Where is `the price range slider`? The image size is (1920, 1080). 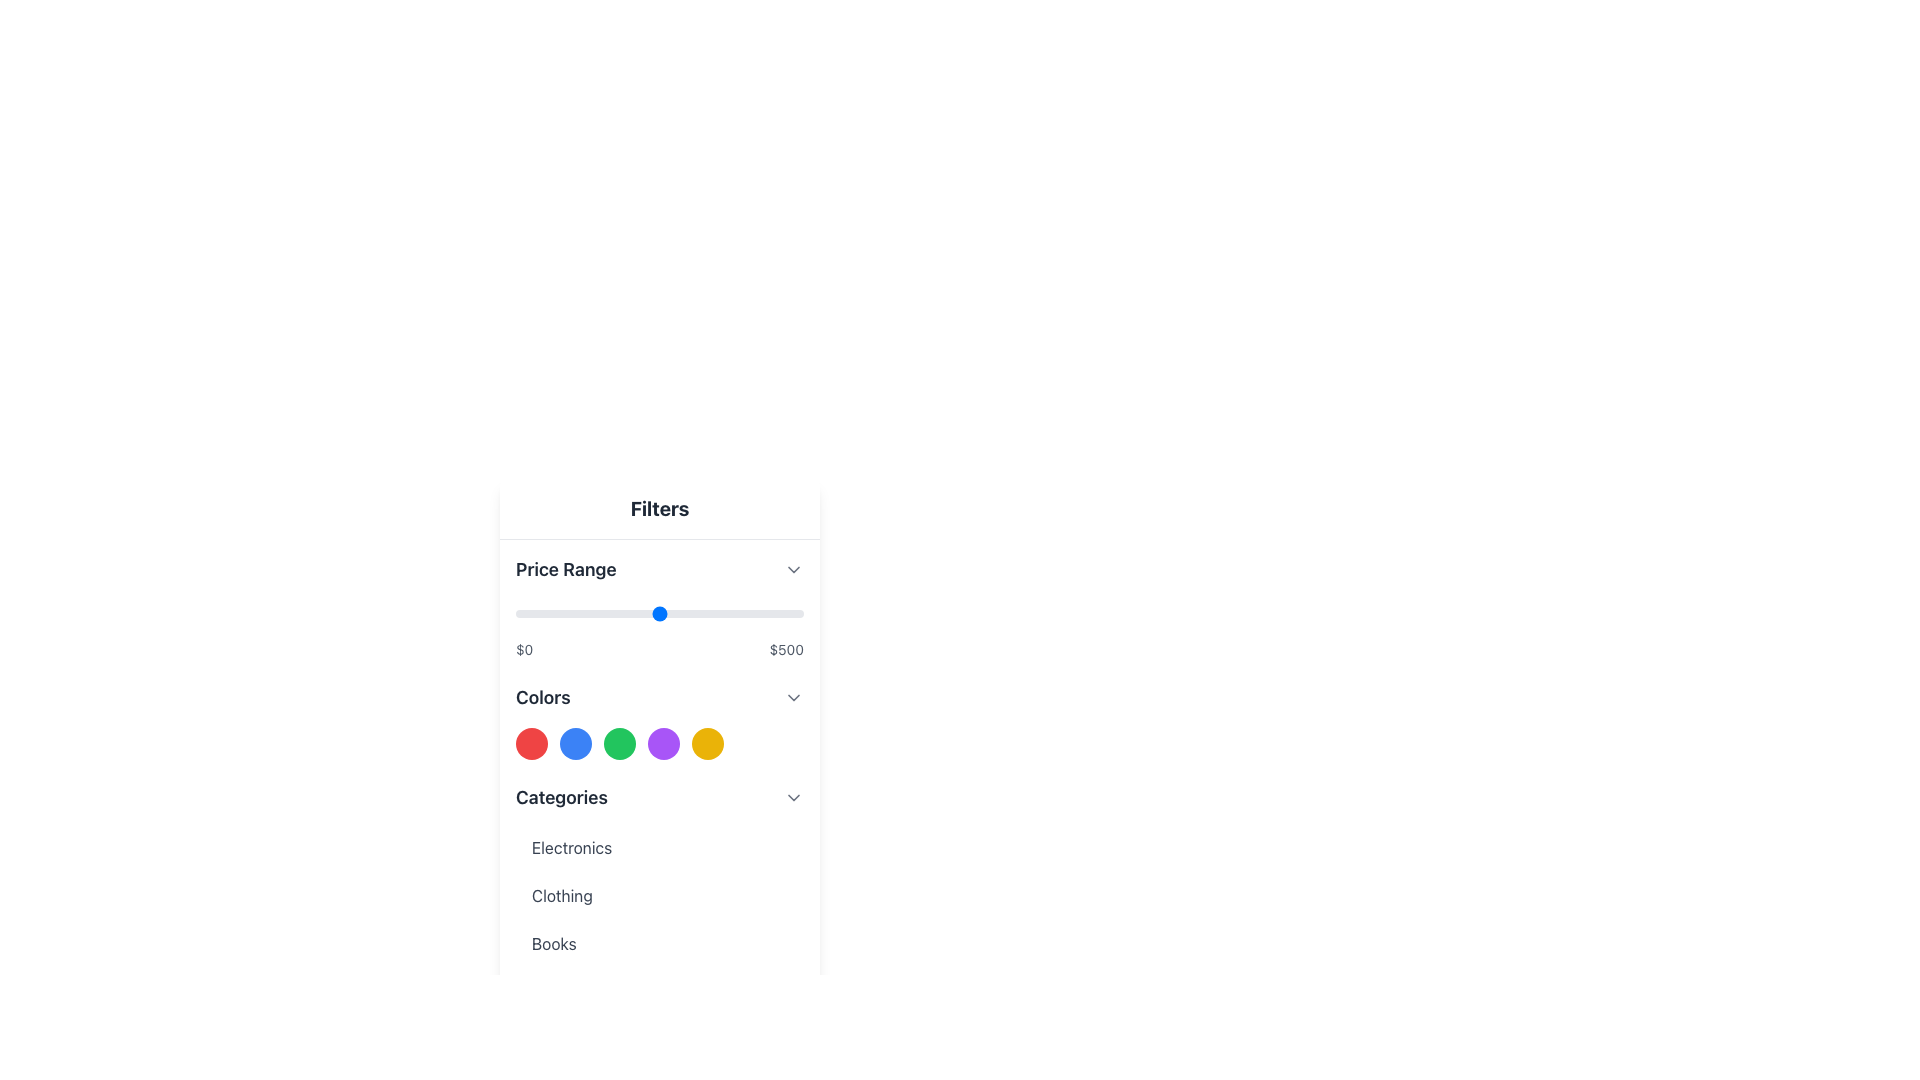 the price range slider is located at coordinates (644, 612).